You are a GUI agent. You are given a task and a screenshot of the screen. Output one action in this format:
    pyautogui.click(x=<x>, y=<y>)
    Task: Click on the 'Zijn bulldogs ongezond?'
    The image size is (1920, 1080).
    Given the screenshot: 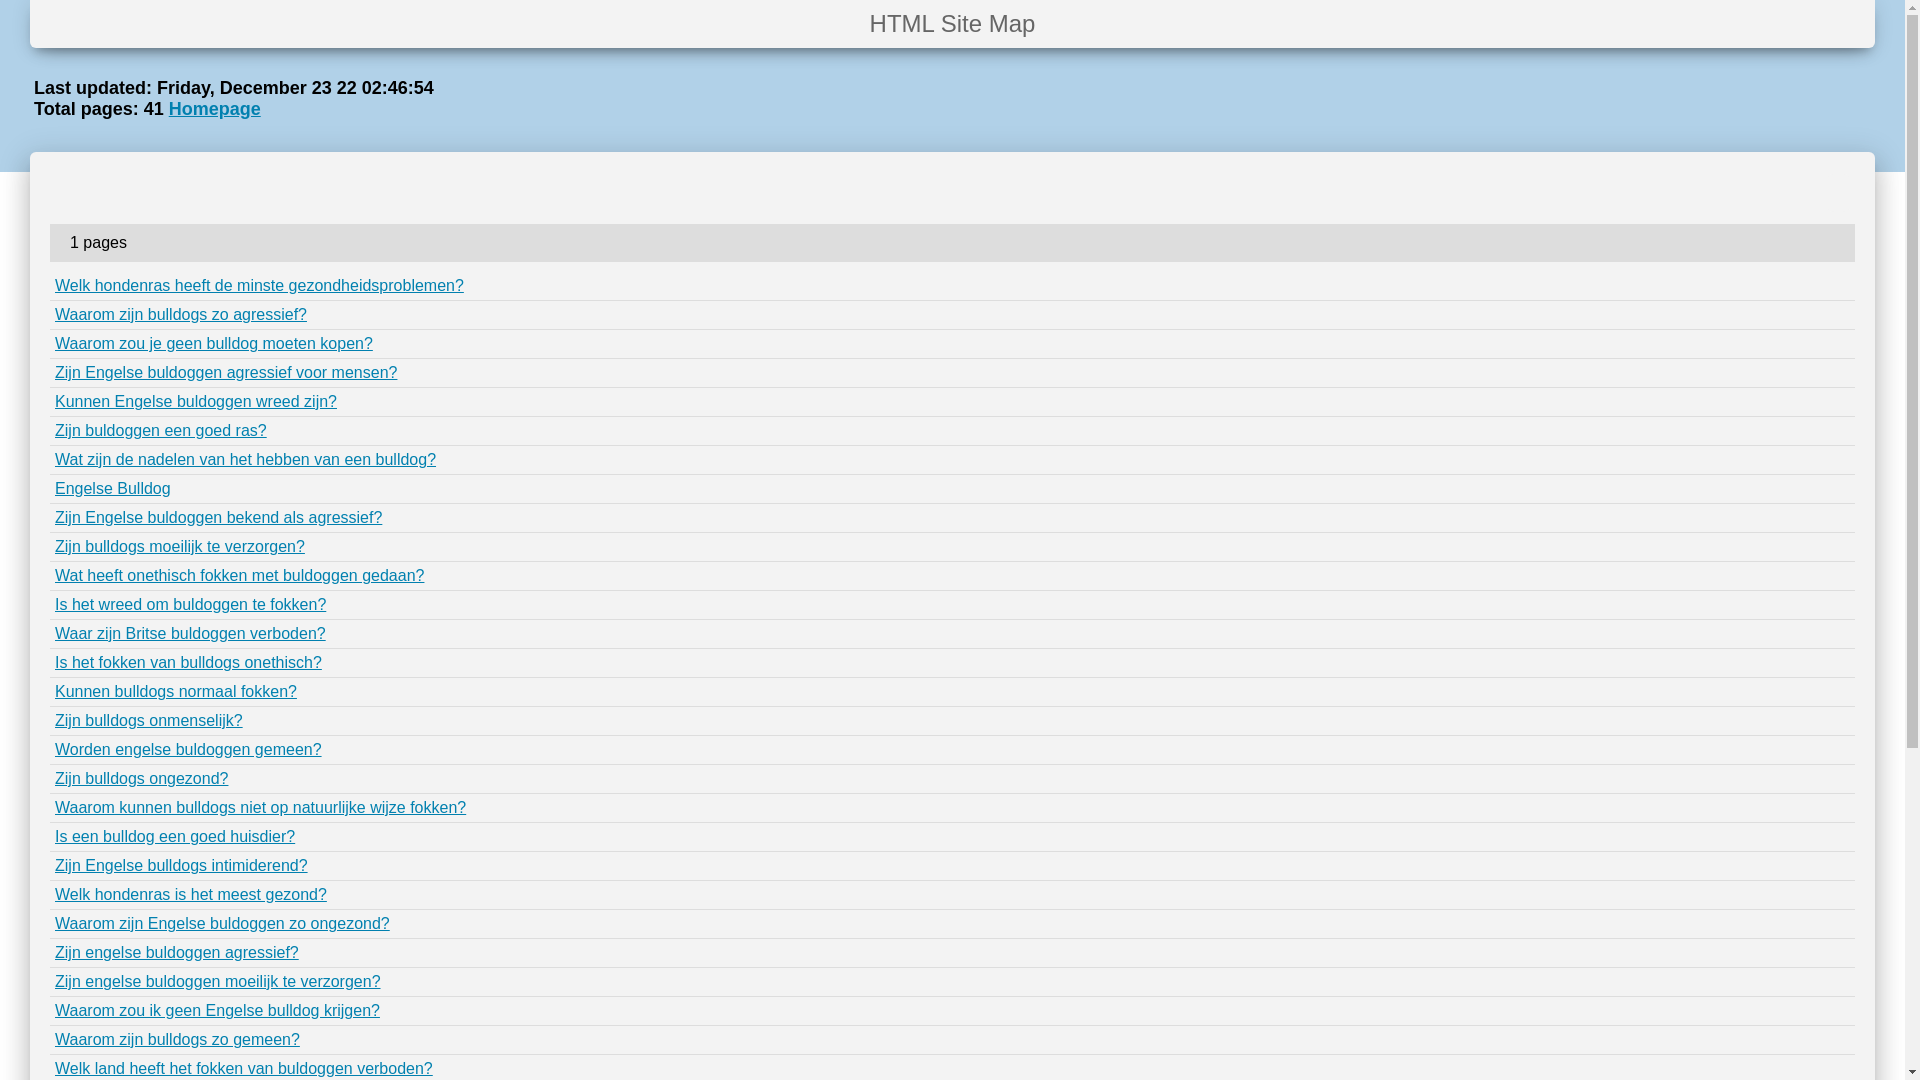 What is the action you would take?
    pyautogui.click(x=140, y=777)
    